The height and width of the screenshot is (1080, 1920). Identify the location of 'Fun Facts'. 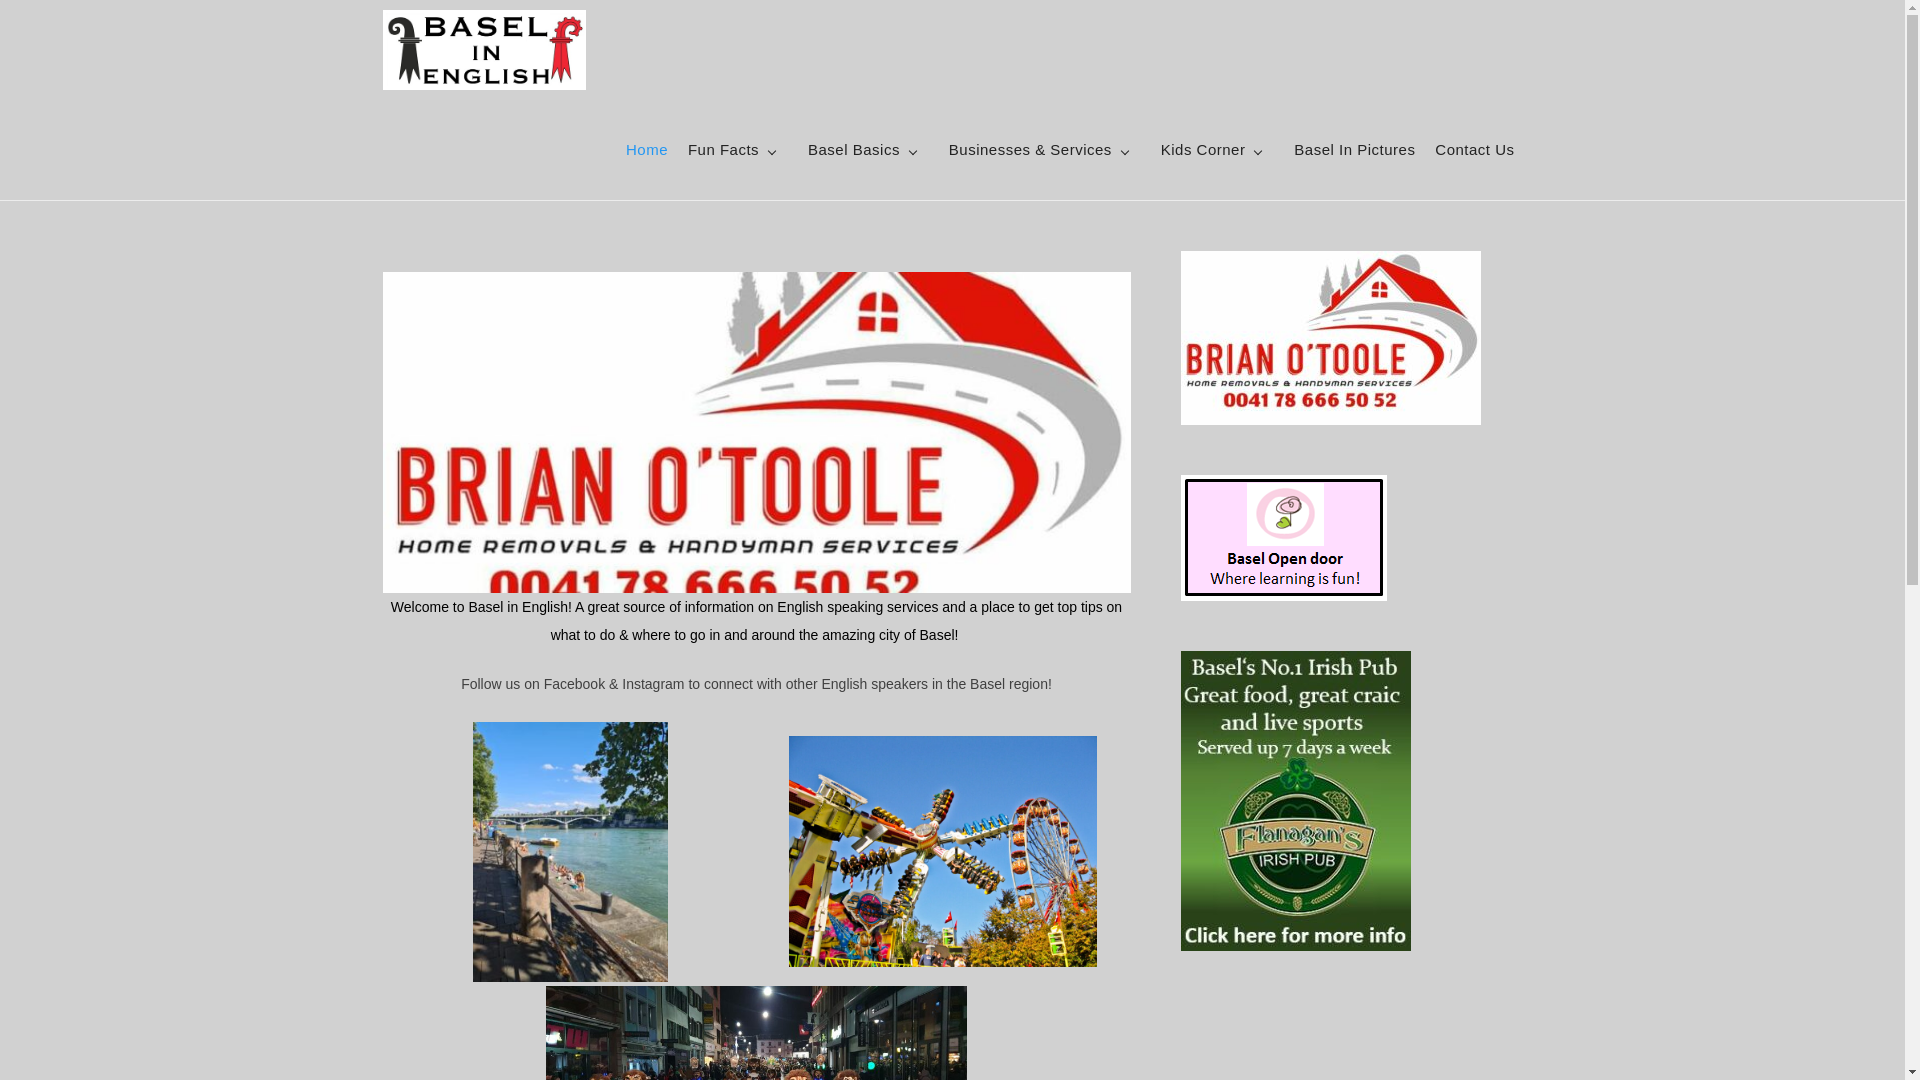
(730, 149).